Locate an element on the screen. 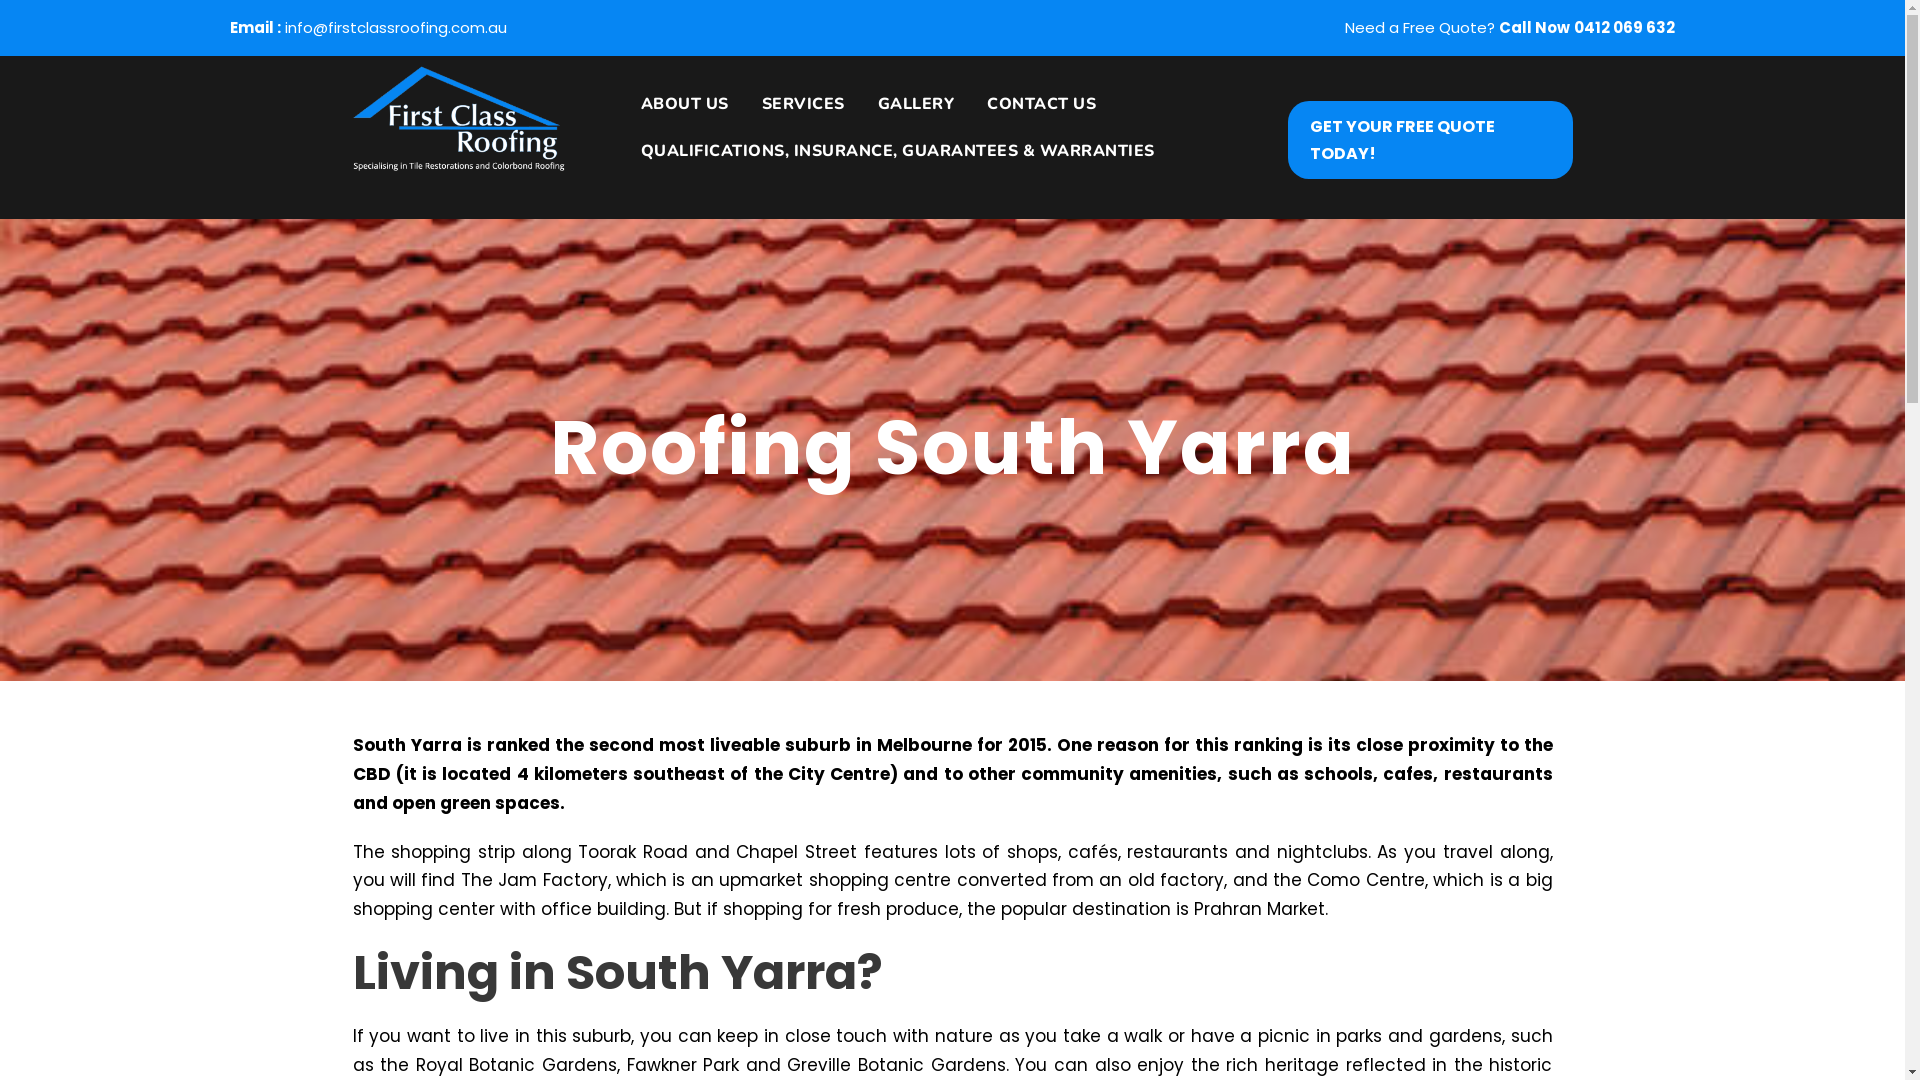 The image size is (1920, 1080). 'SERVICES' is located at coordinates (746, 113).